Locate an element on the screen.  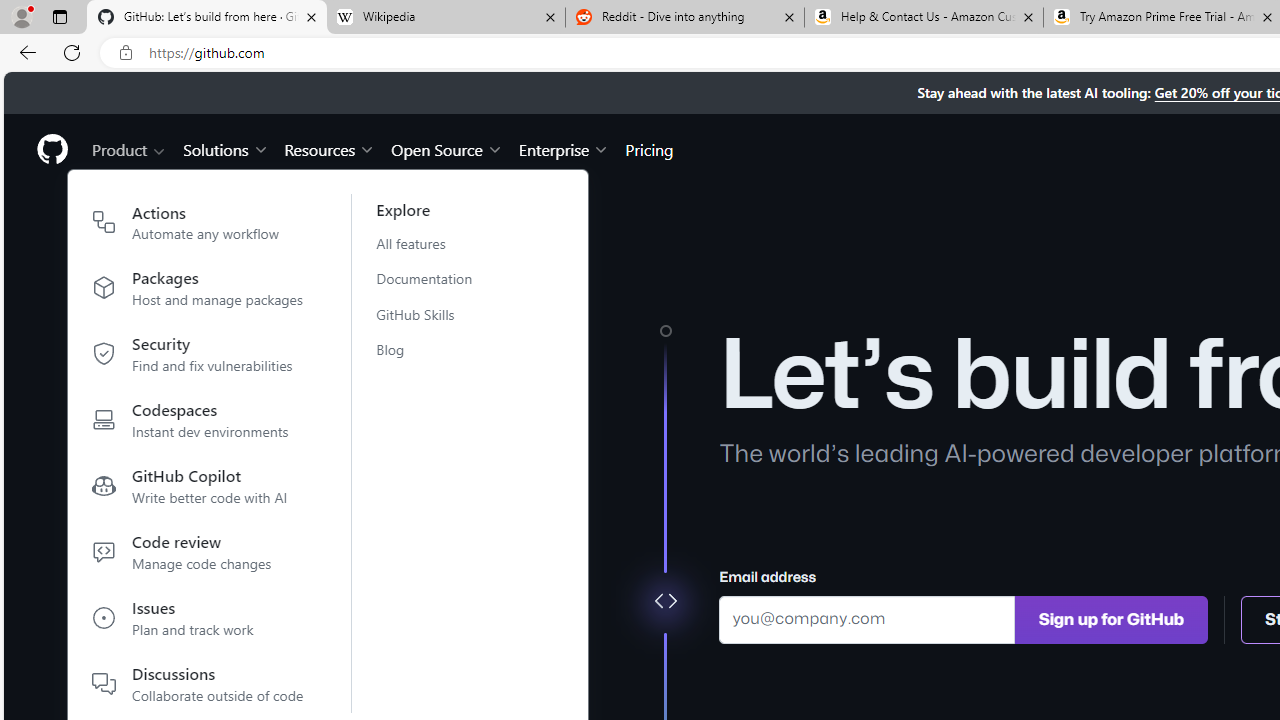
'All features' is located at coordinates (435, 242).